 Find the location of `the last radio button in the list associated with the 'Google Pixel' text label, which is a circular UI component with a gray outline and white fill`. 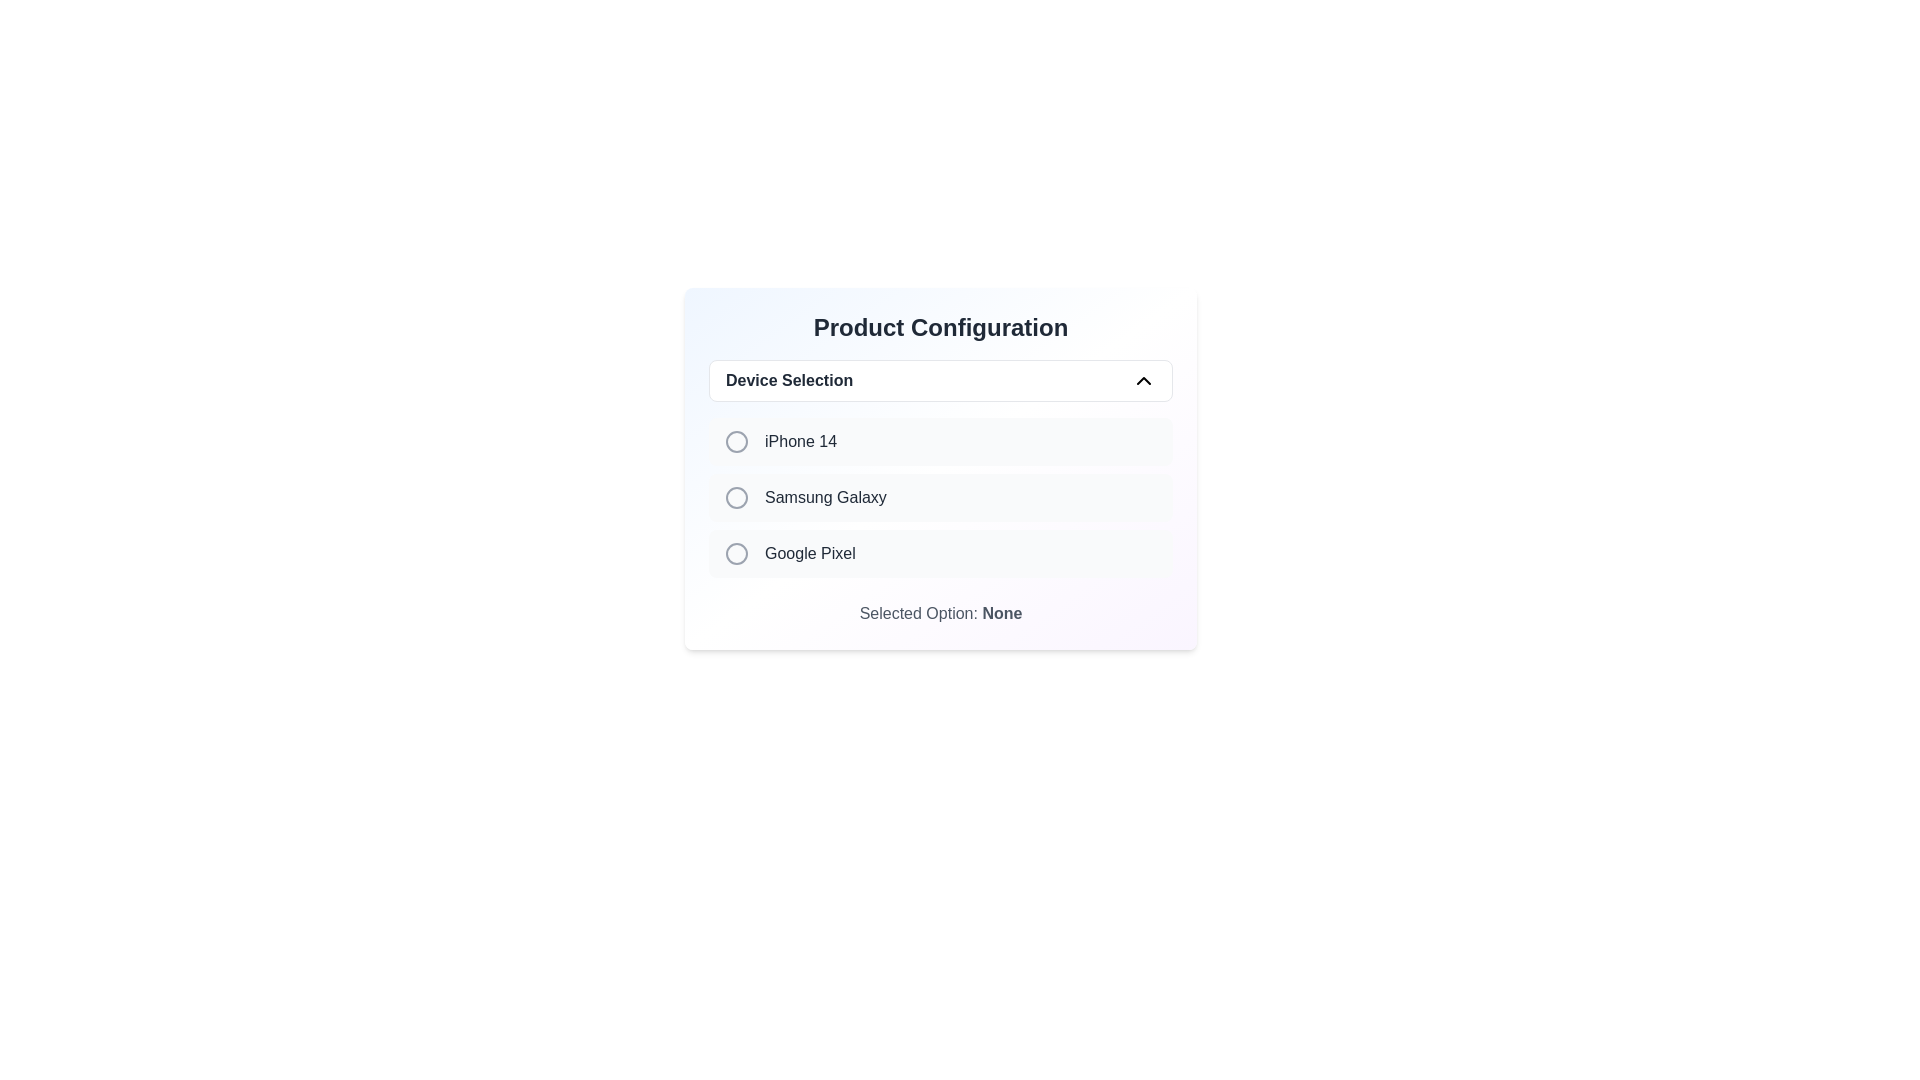

the last radio button in the list associated with the 'Google Pixel' text label, which is a circular UI component with a gray outline and white fill is located at coordinates (736, 554).